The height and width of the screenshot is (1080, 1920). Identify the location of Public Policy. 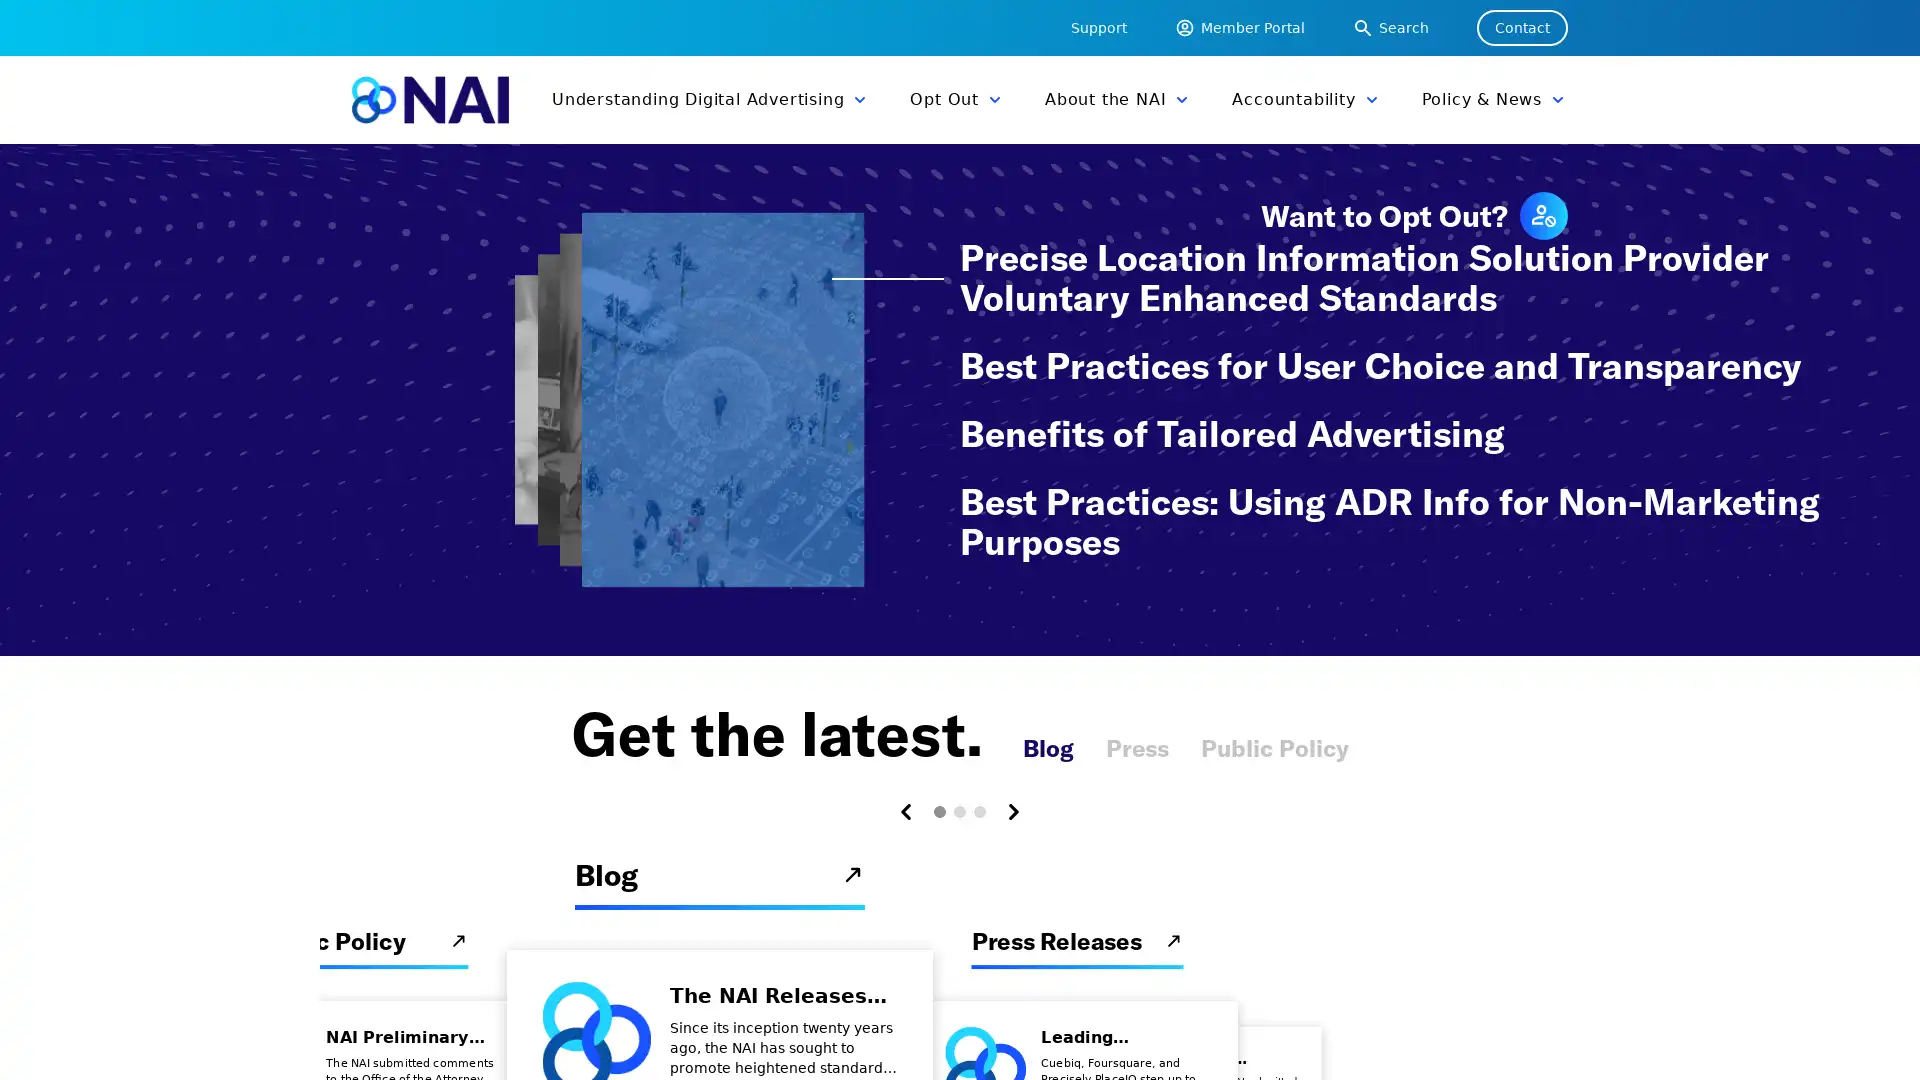
(1272, 748).